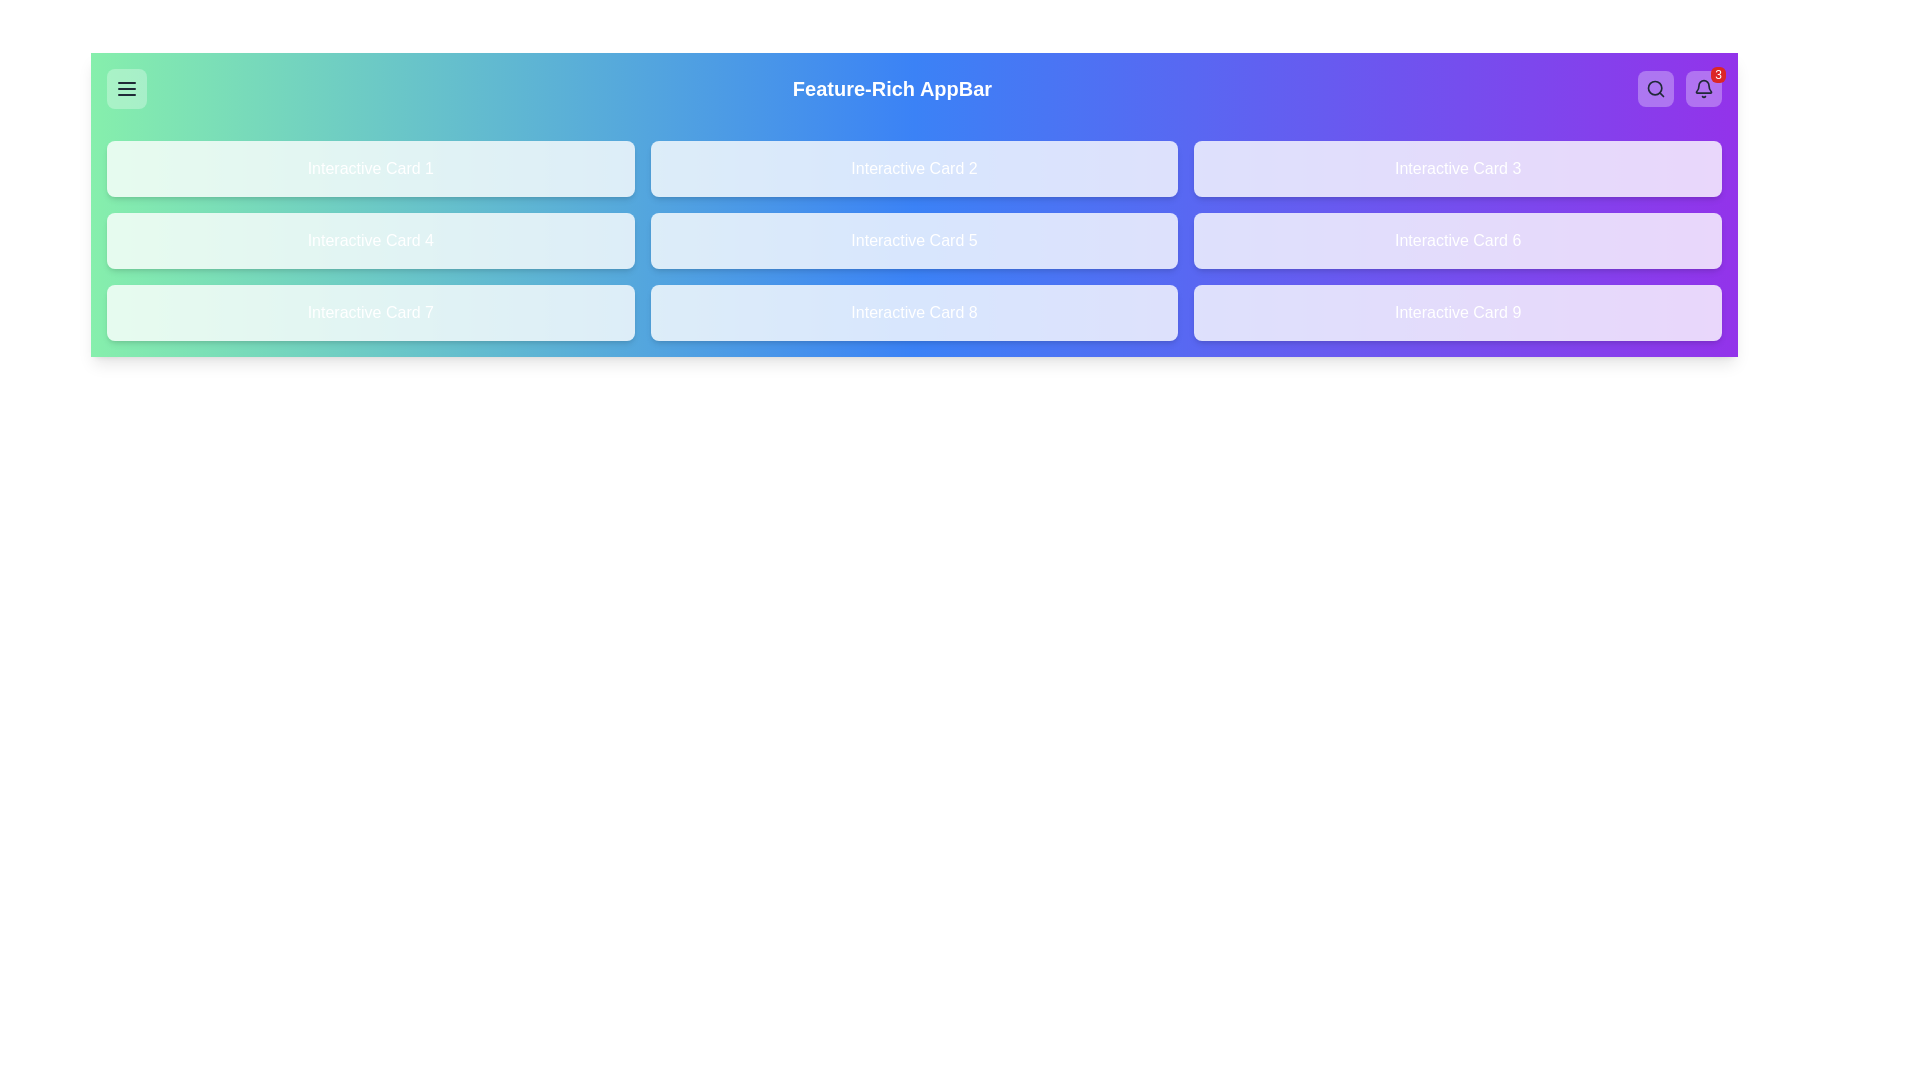 The image size is (1920, 1080). Describe the element at coordinates (125, 87) in the screenshot. I see `the menu button to observe its hover effect` at that location.